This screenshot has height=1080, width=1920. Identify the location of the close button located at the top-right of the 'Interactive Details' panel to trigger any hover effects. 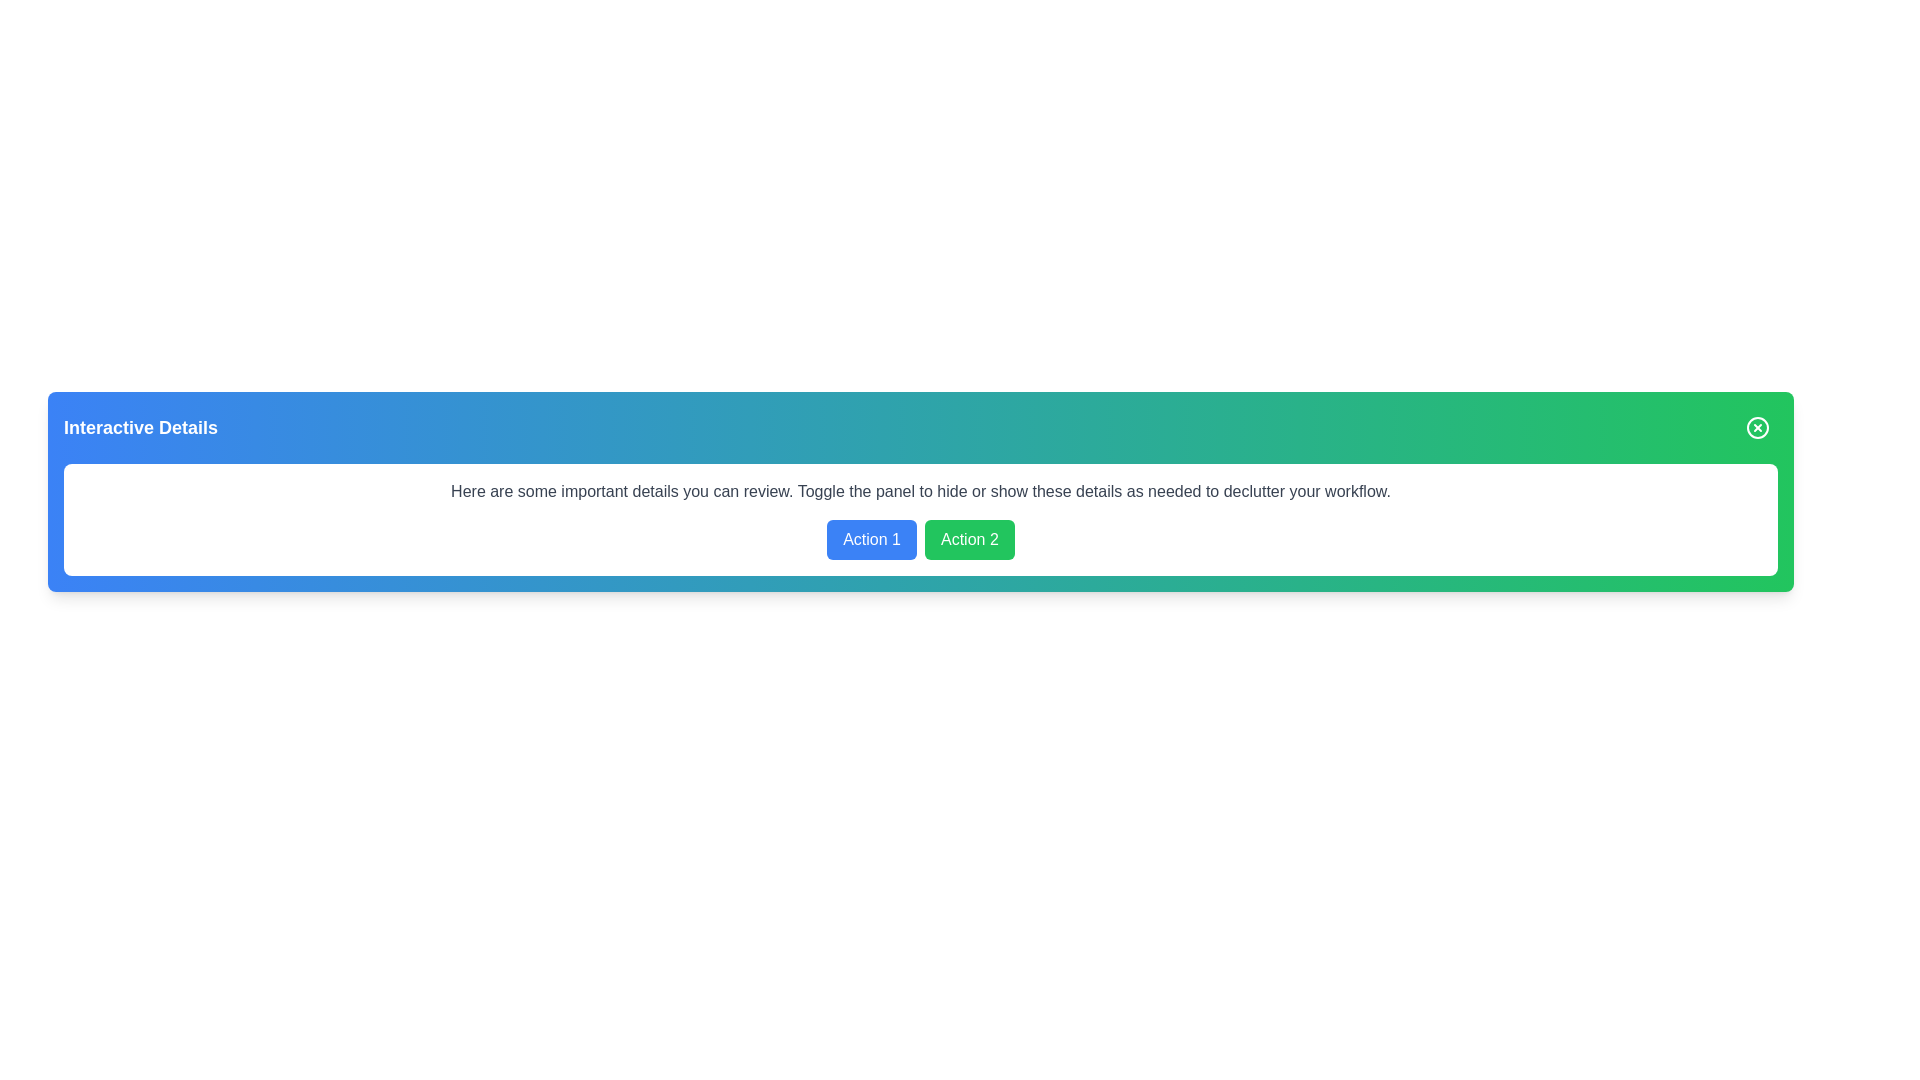
(1756, 427).